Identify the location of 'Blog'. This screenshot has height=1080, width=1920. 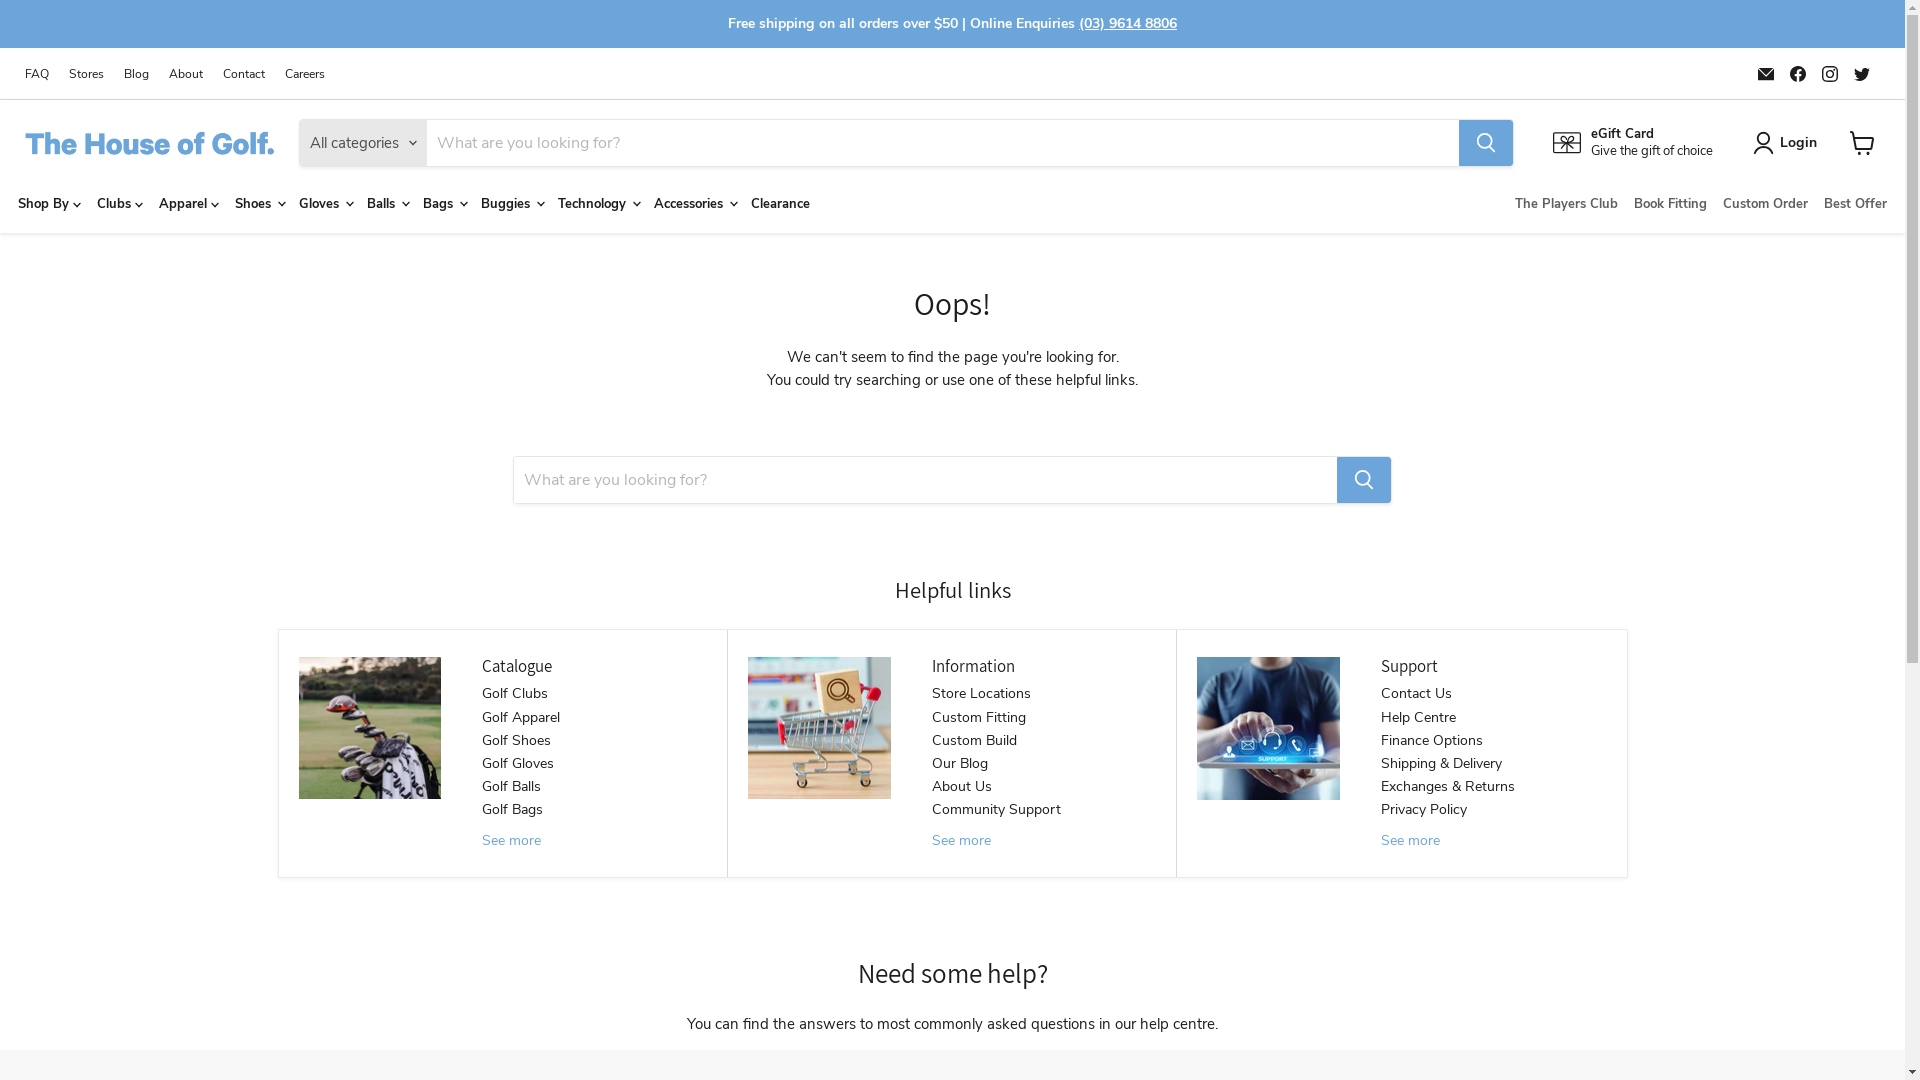
(135, 72).